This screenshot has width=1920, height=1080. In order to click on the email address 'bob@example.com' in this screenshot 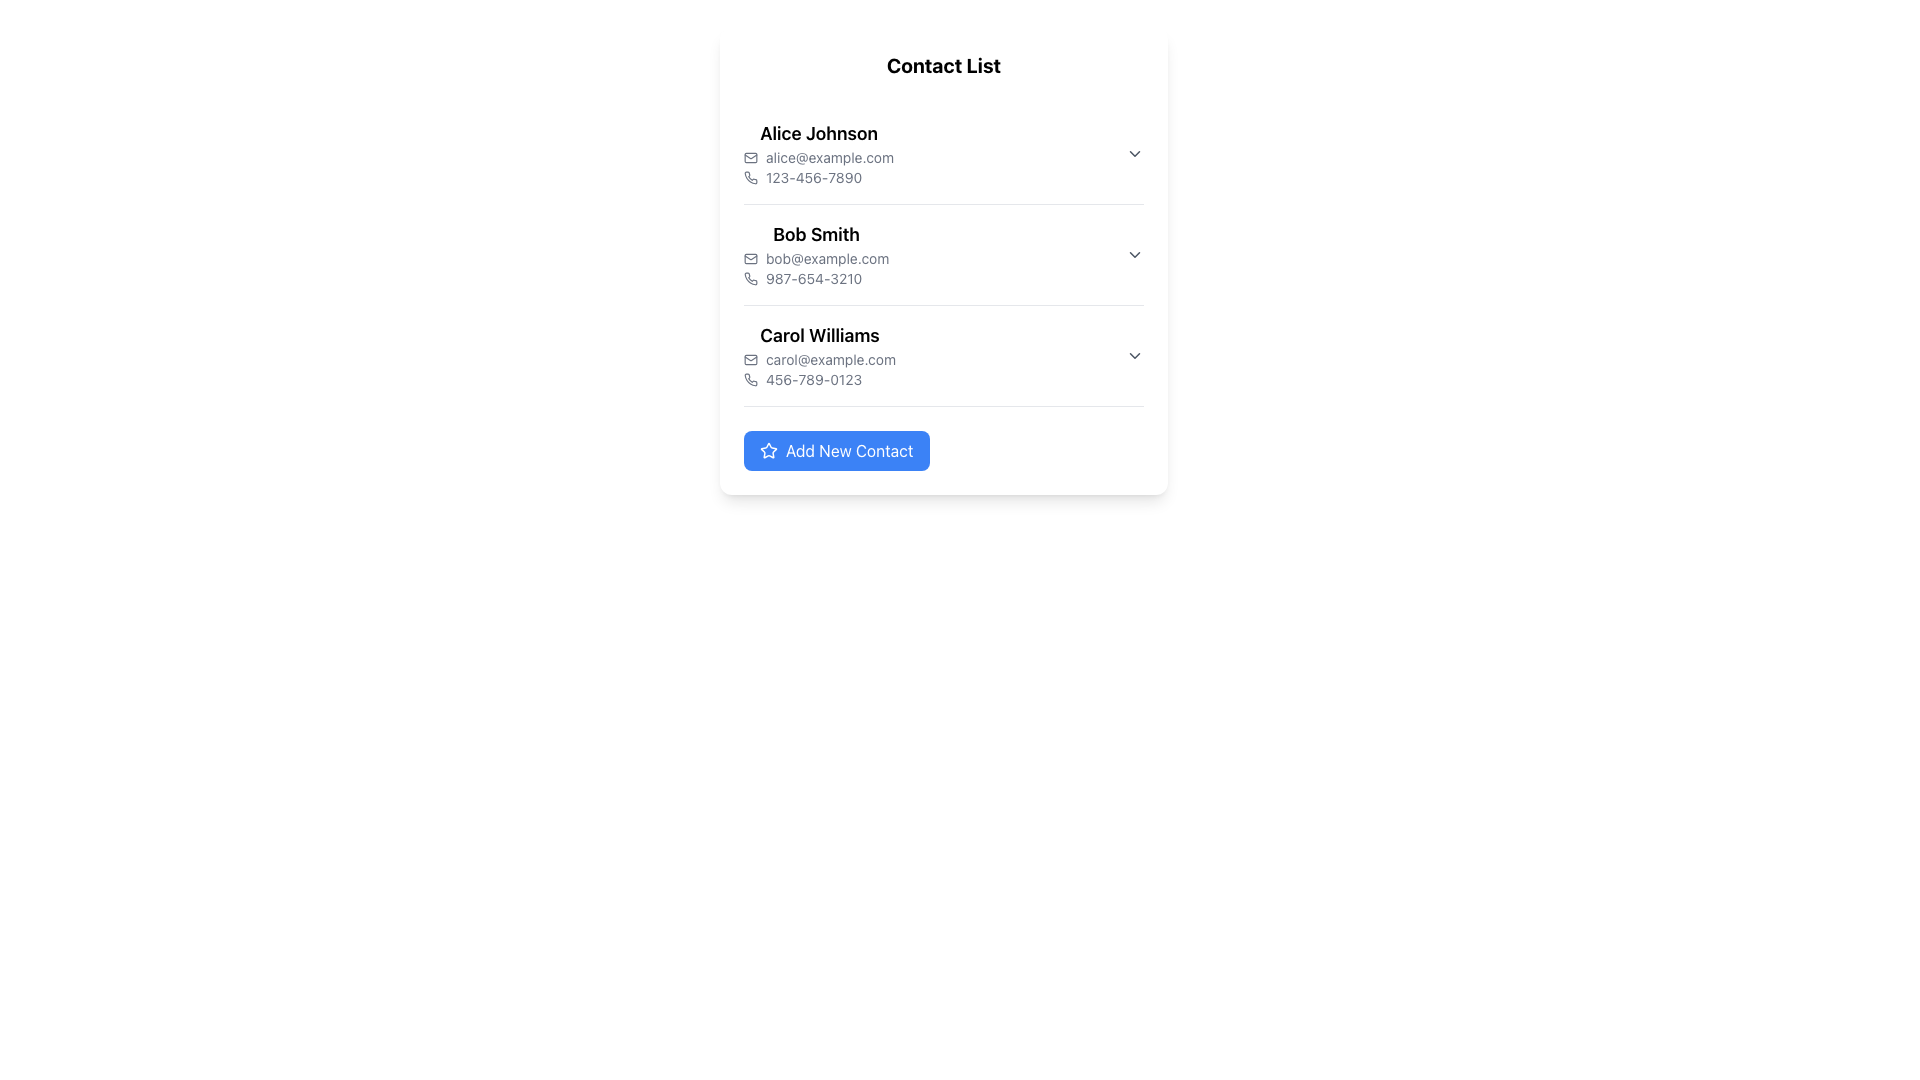, I will do `click(816, 257)`.